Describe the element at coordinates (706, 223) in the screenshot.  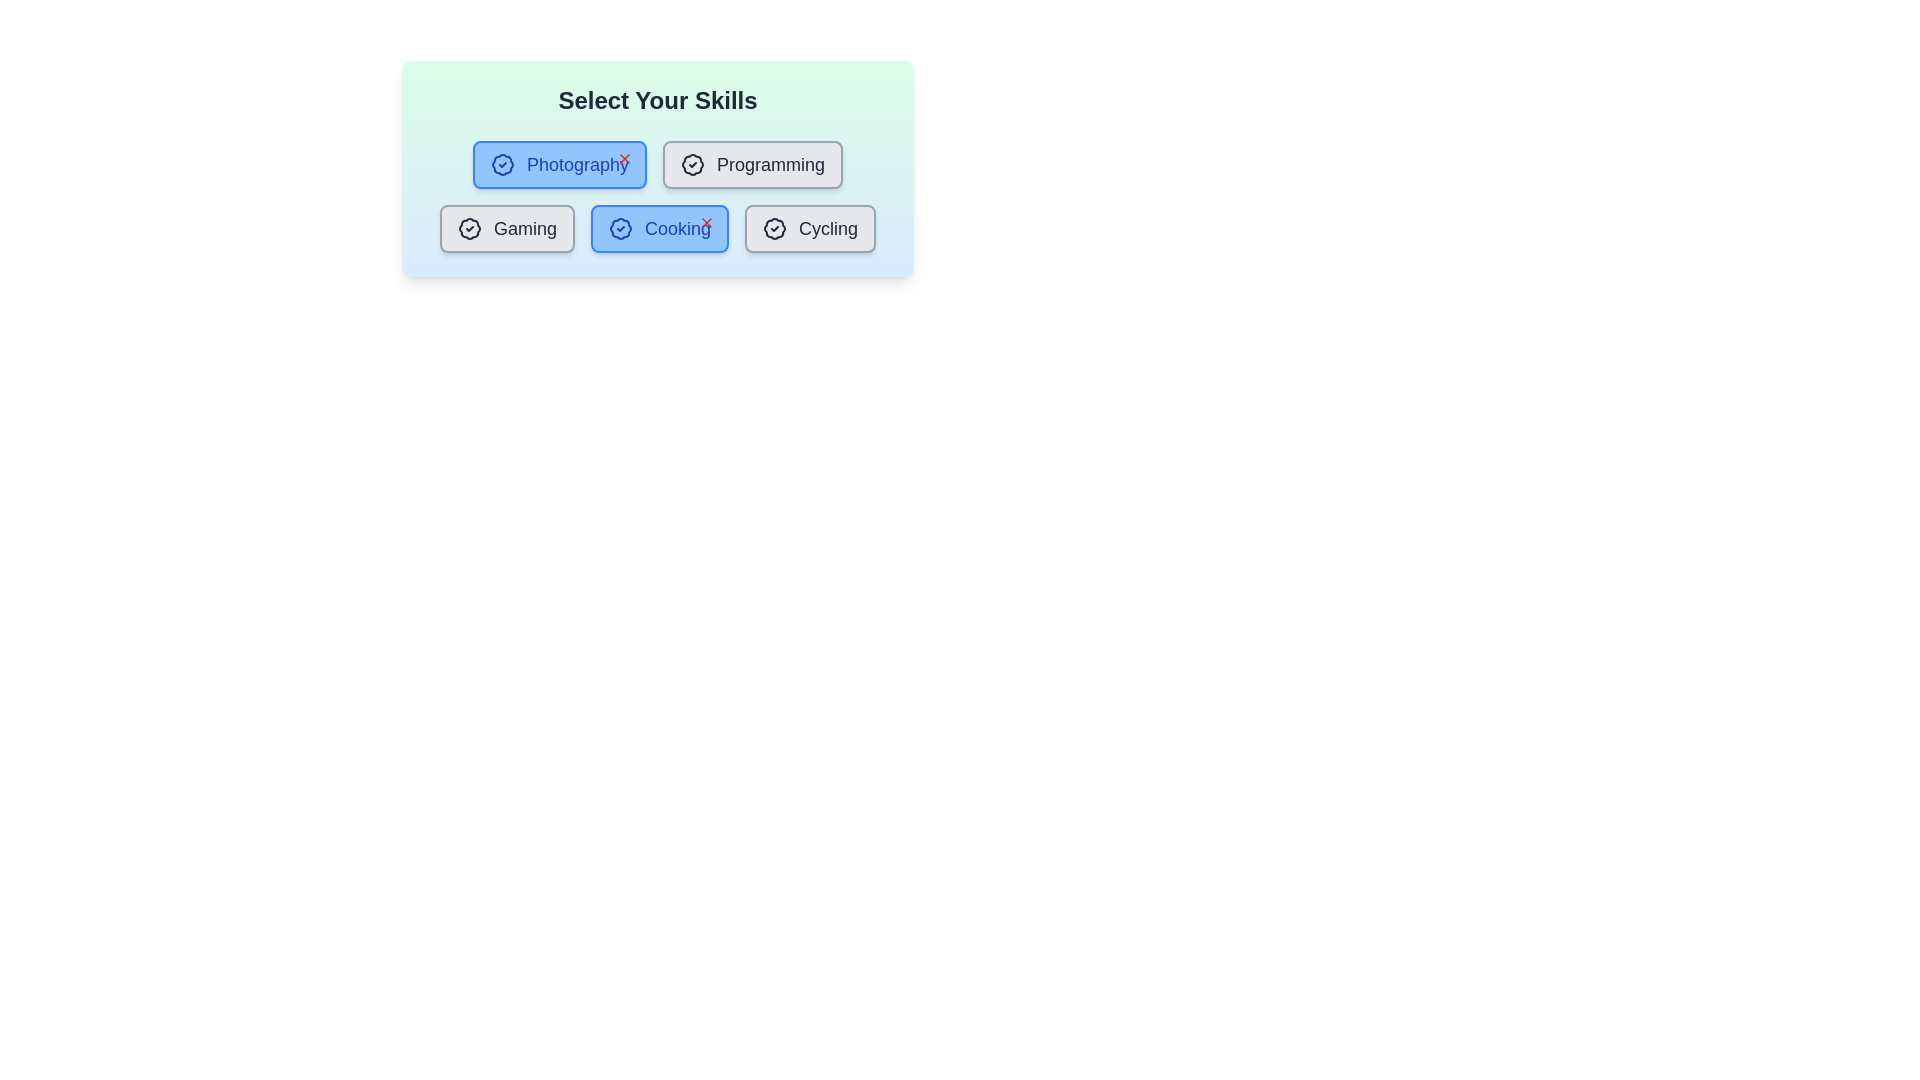
I see `close icon of the skill named Cooking` at that location.